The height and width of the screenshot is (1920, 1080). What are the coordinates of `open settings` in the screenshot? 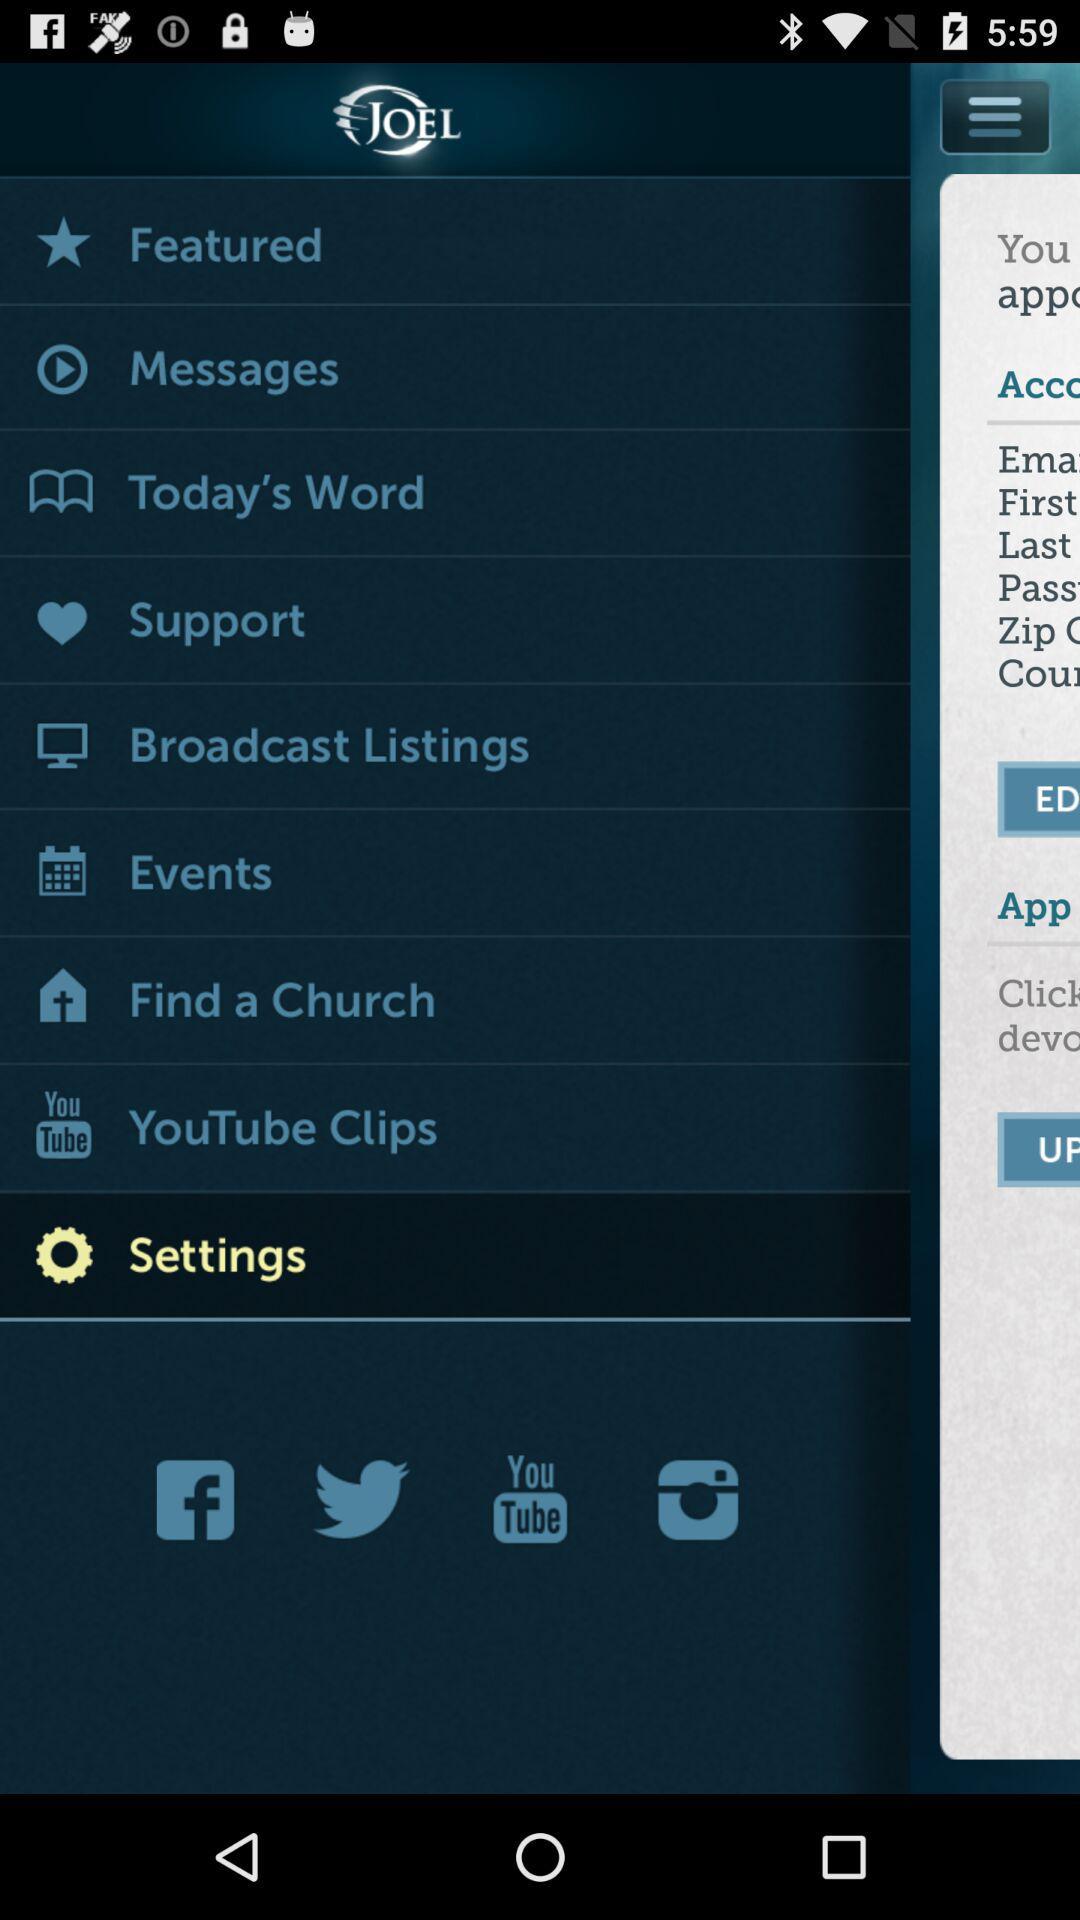 It's located at (997, 115).